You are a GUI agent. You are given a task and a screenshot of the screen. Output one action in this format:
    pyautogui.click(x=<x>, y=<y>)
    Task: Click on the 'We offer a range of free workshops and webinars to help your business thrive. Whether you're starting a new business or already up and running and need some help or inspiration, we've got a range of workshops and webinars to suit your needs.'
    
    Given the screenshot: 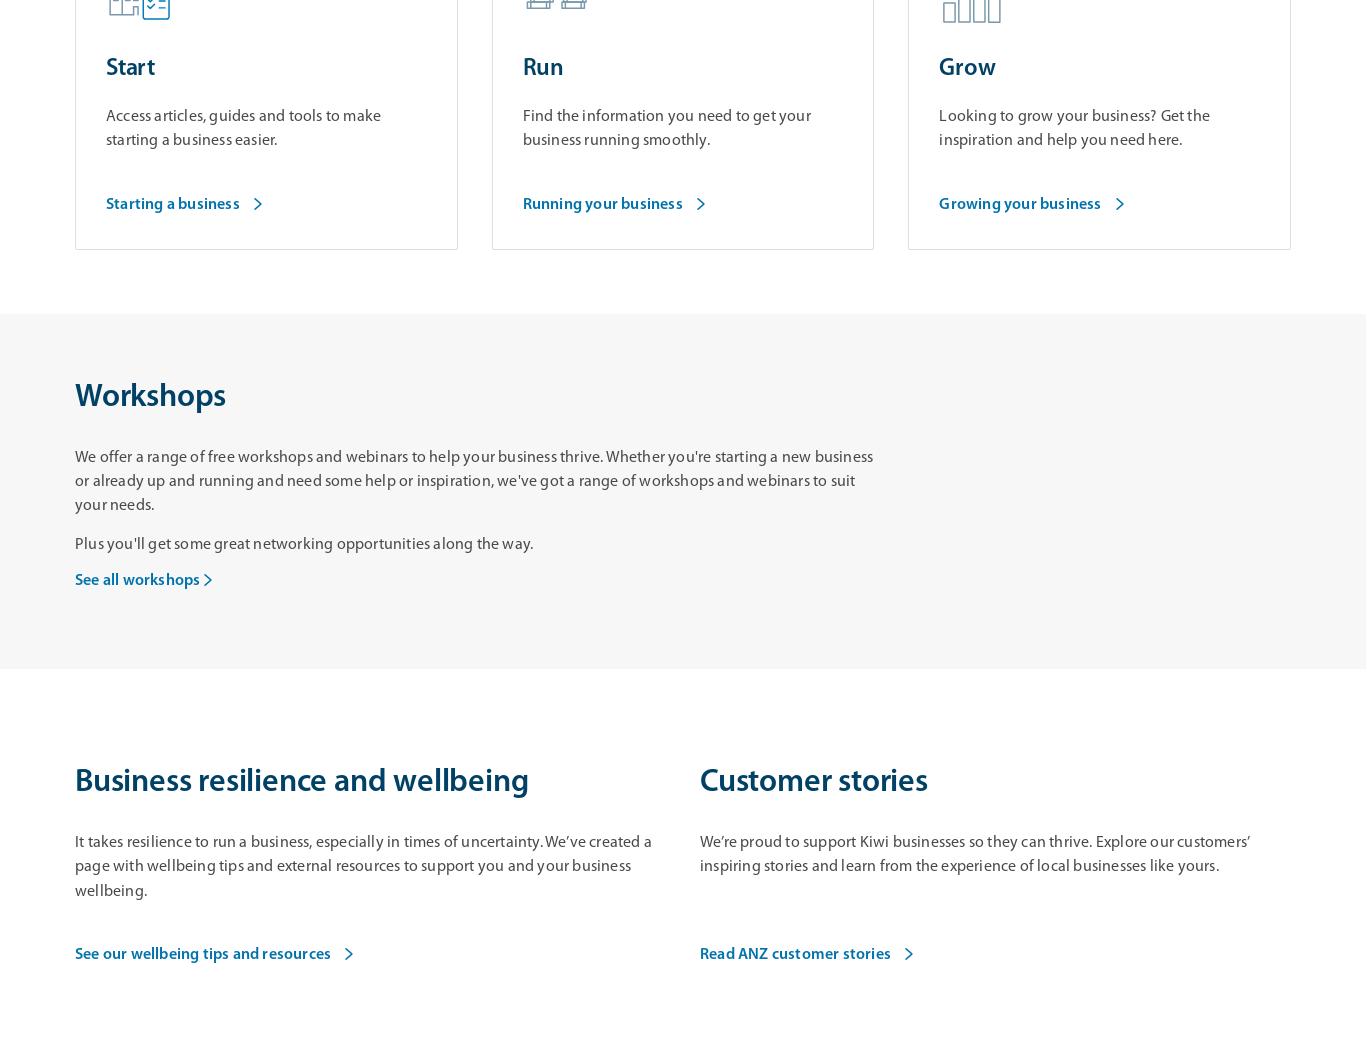 What is the action you would take?
    pyautogui.click(x=75, y=481)
    